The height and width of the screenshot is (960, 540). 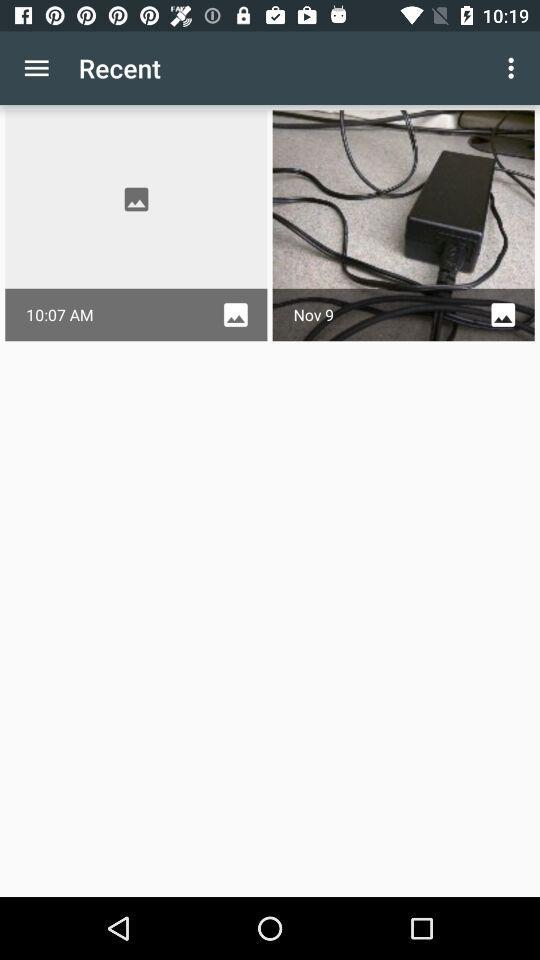 What do you see at coordinates (513, 68) in the screenshot?
I see `the app to the right of recent item` at bounding box center [513, 68].